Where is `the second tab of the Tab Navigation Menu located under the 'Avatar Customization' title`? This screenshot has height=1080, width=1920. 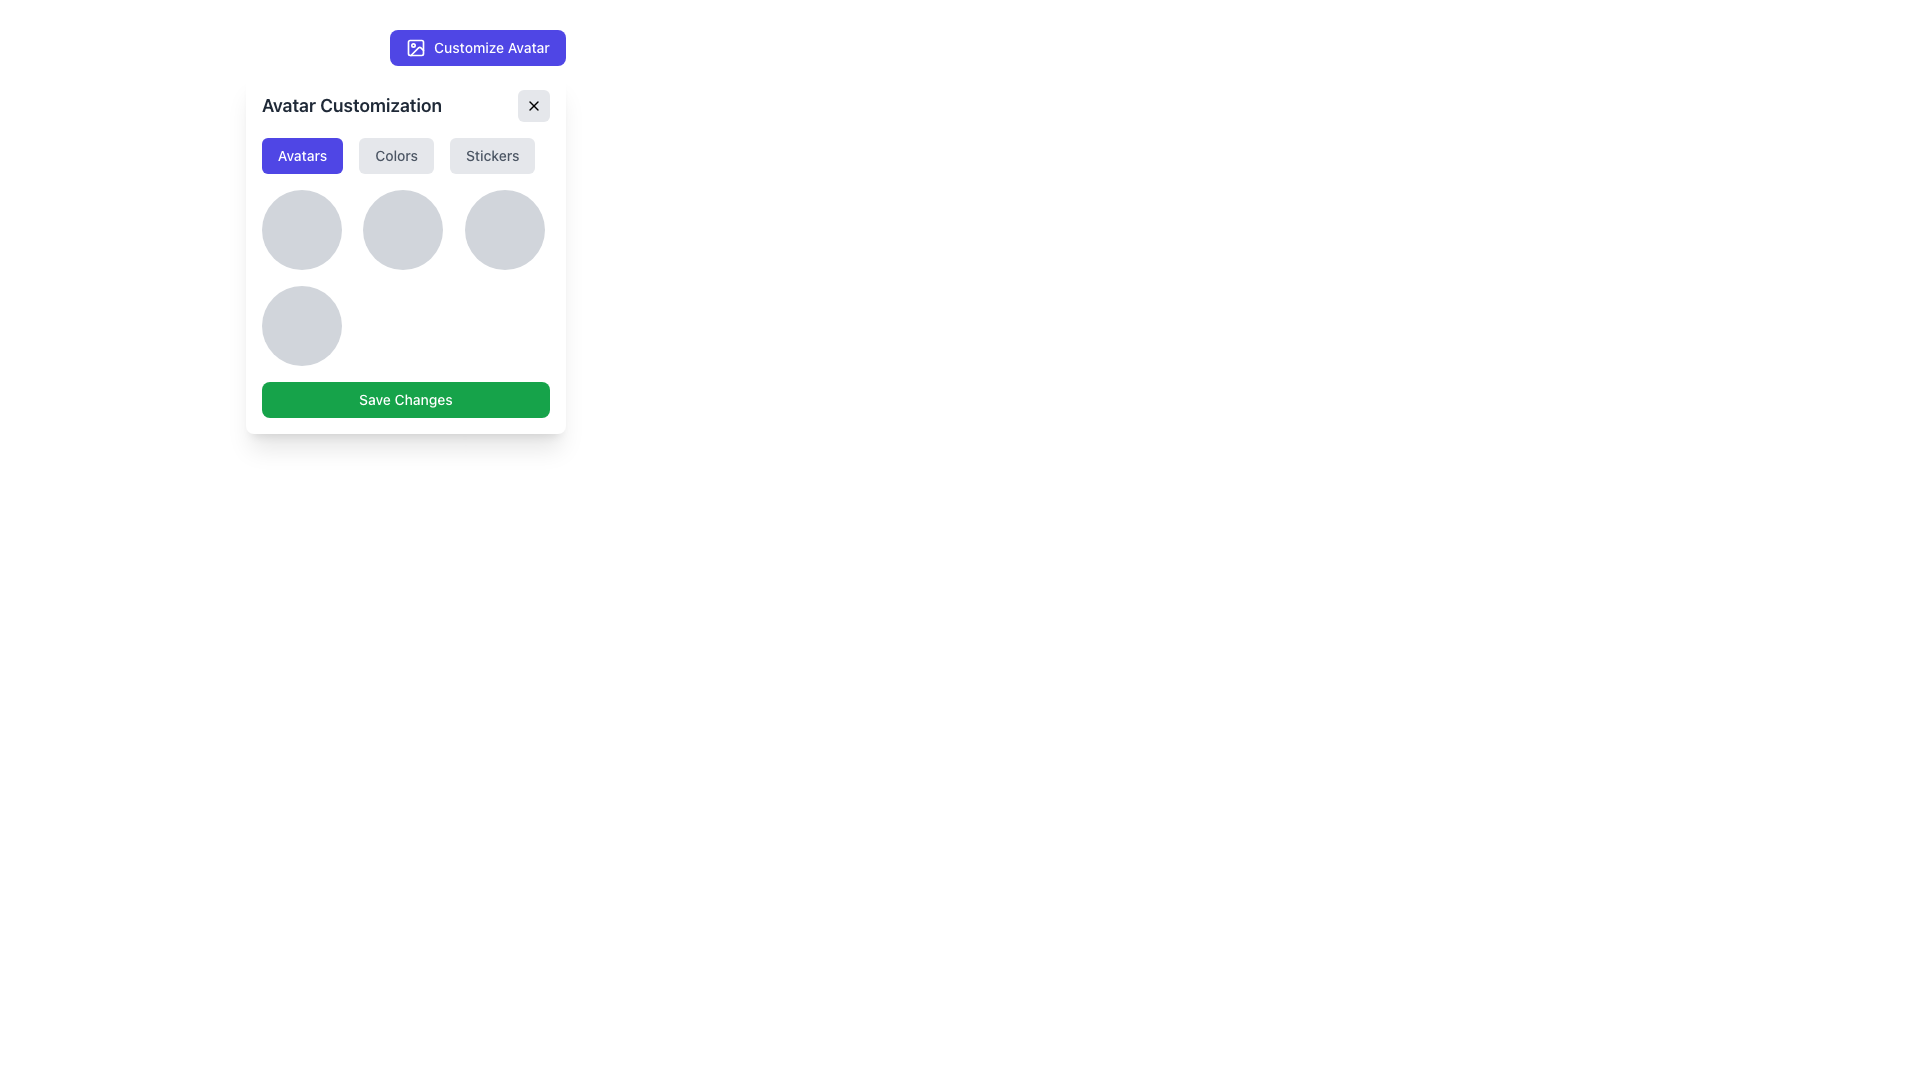 the second tab of the Tab Navigation Menu located under the 'Avatar Customization' title is located at coordinates (404, 154).